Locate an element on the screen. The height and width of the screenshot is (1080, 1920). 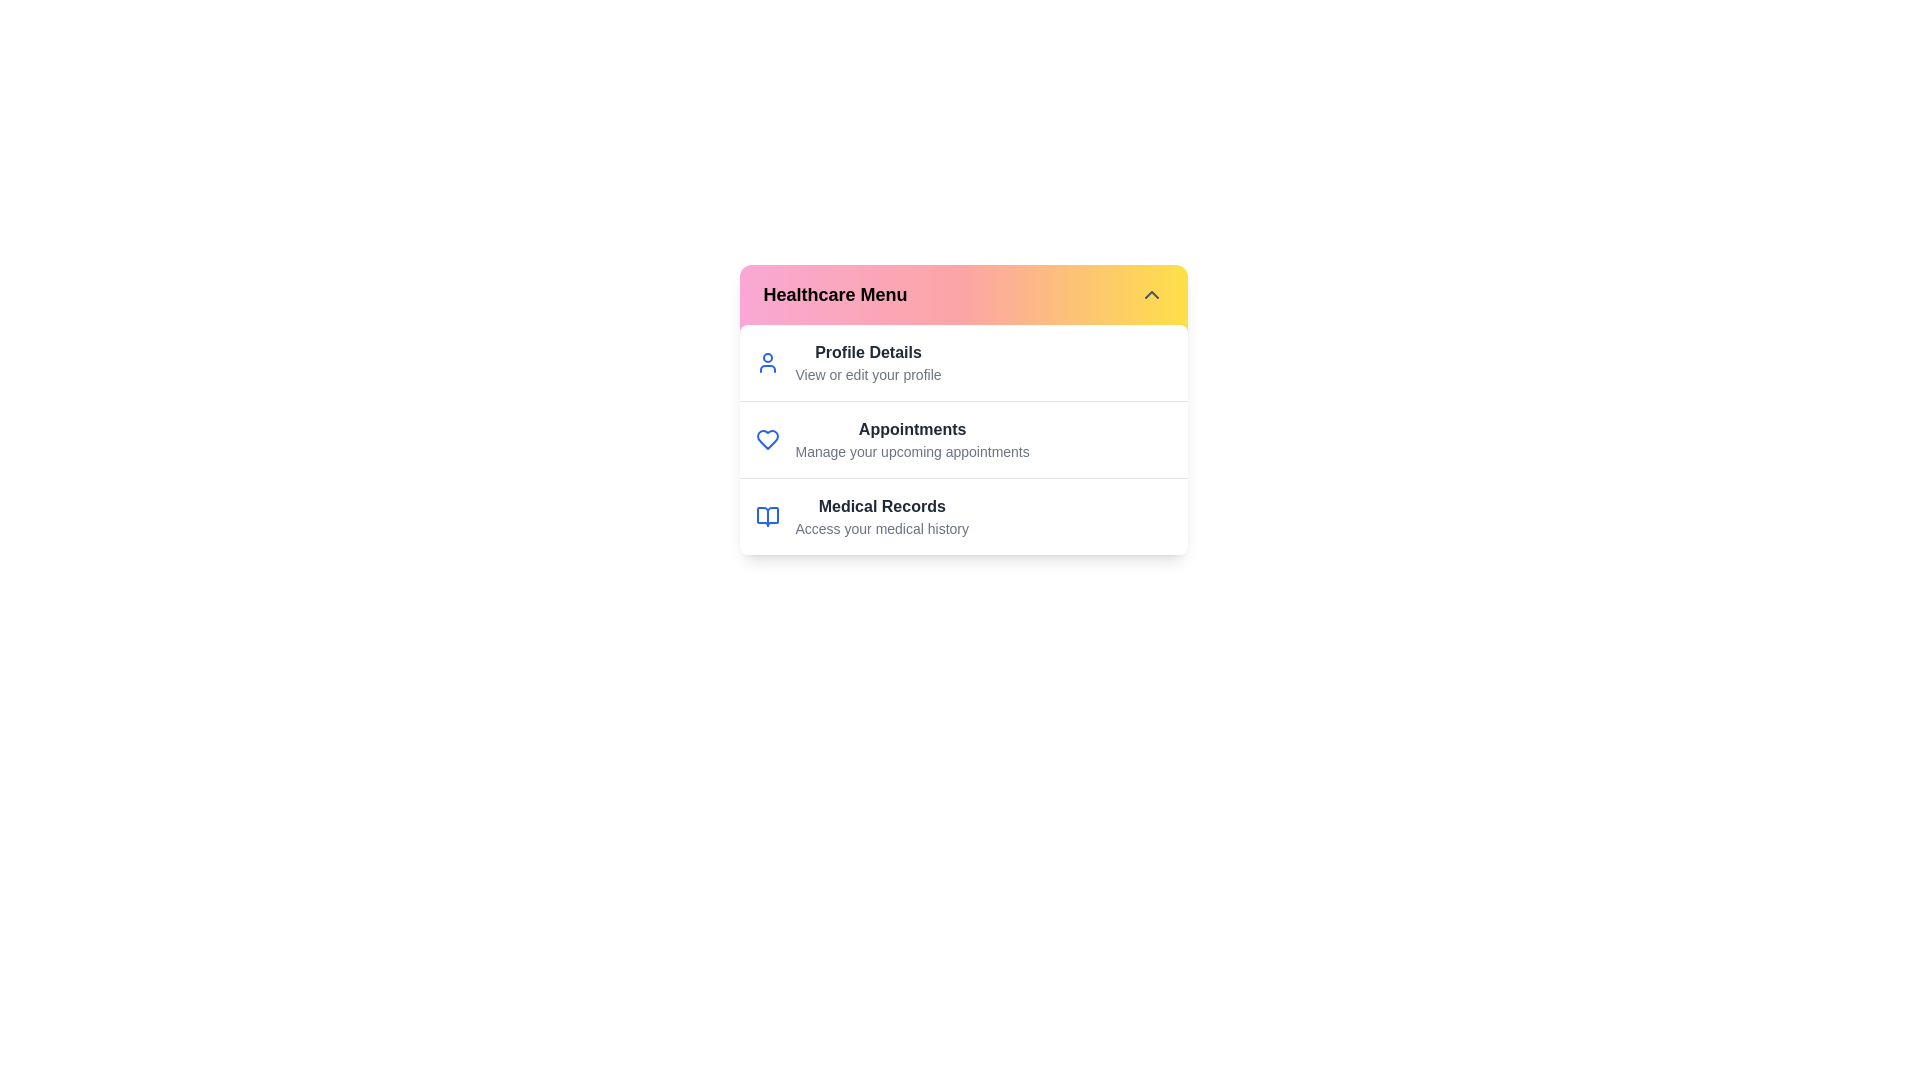
the menu item Medical Records from the HealthcareMenu is located at coordinates (881, 515).